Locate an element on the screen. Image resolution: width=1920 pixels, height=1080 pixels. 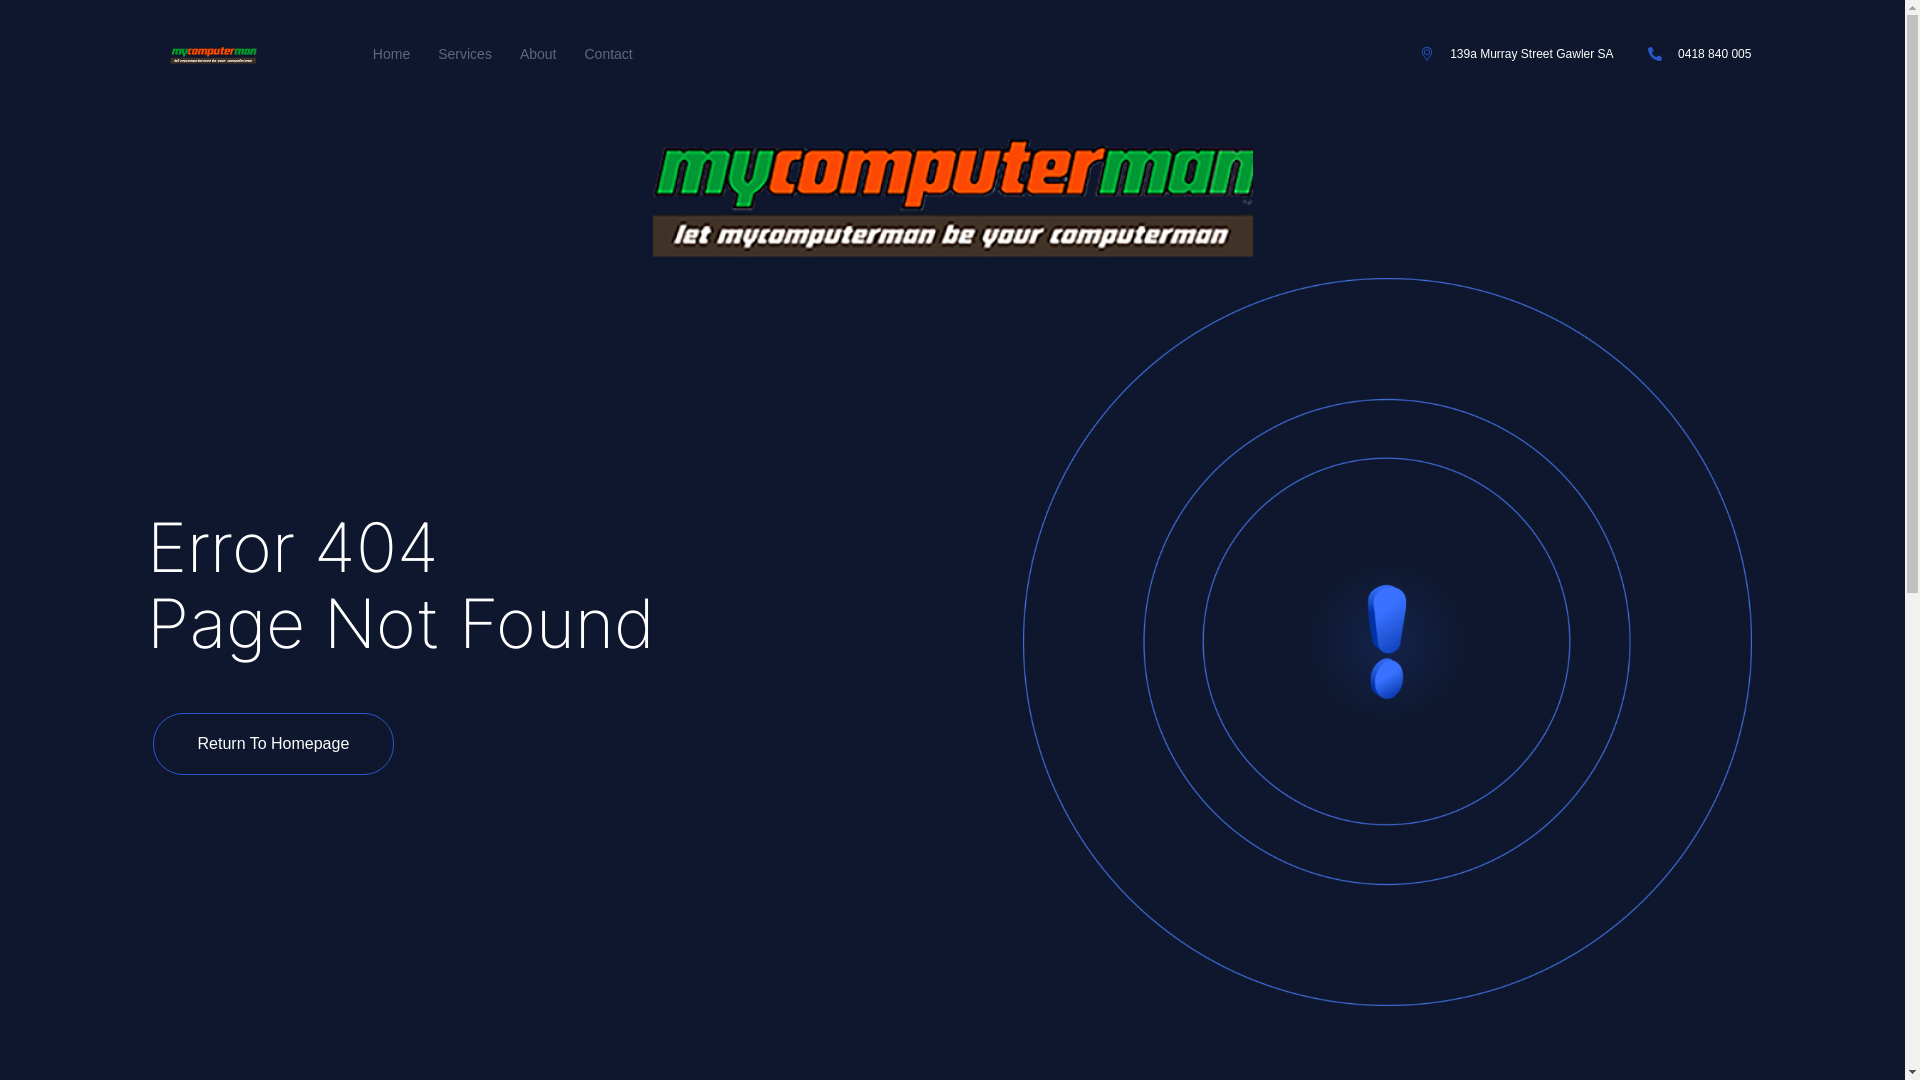
'MCM_v3' is located at coordinates (950, 192).